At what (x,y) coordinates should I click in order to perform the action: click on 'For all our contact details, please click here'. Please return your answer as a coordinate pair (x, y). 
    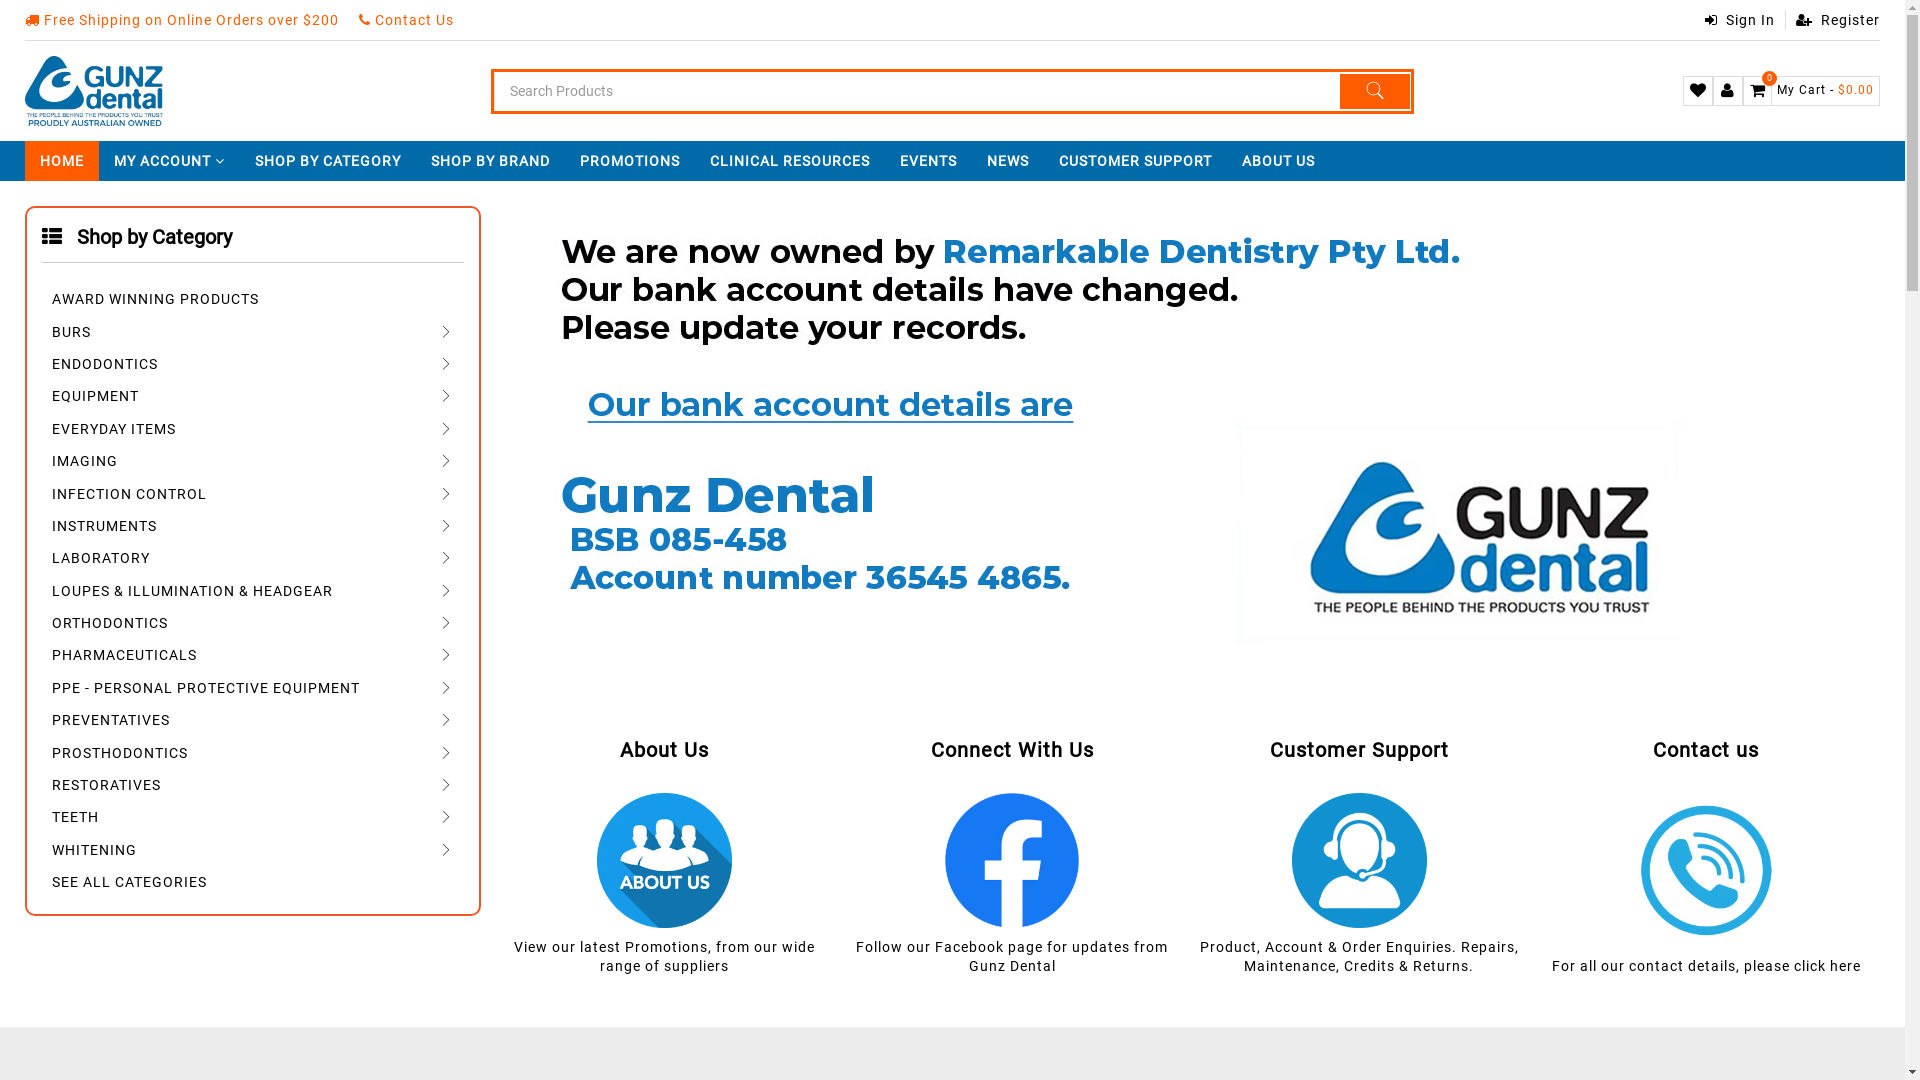
    Looking at the image, I should click on (1705, 964).